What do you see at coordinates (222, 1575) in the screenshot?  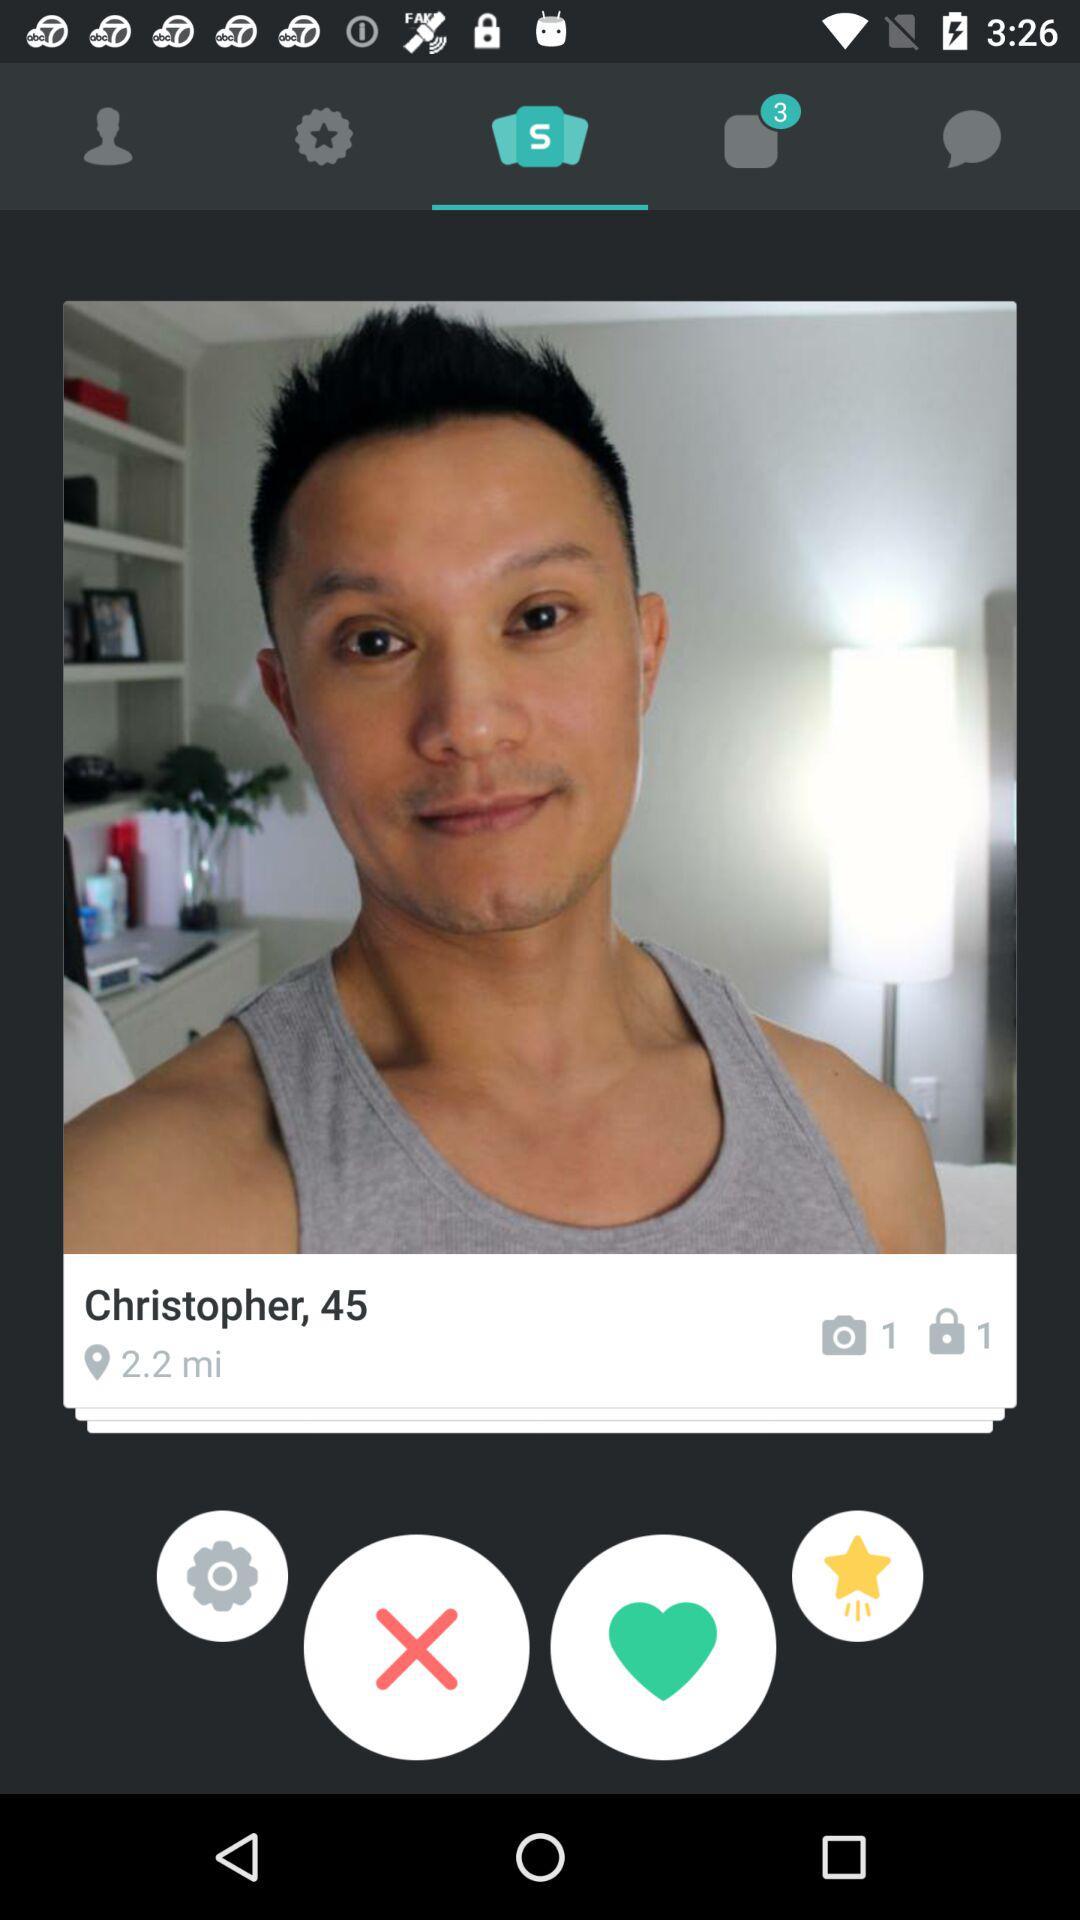 I see `the settings icon` at bounding box center [222, 1575].